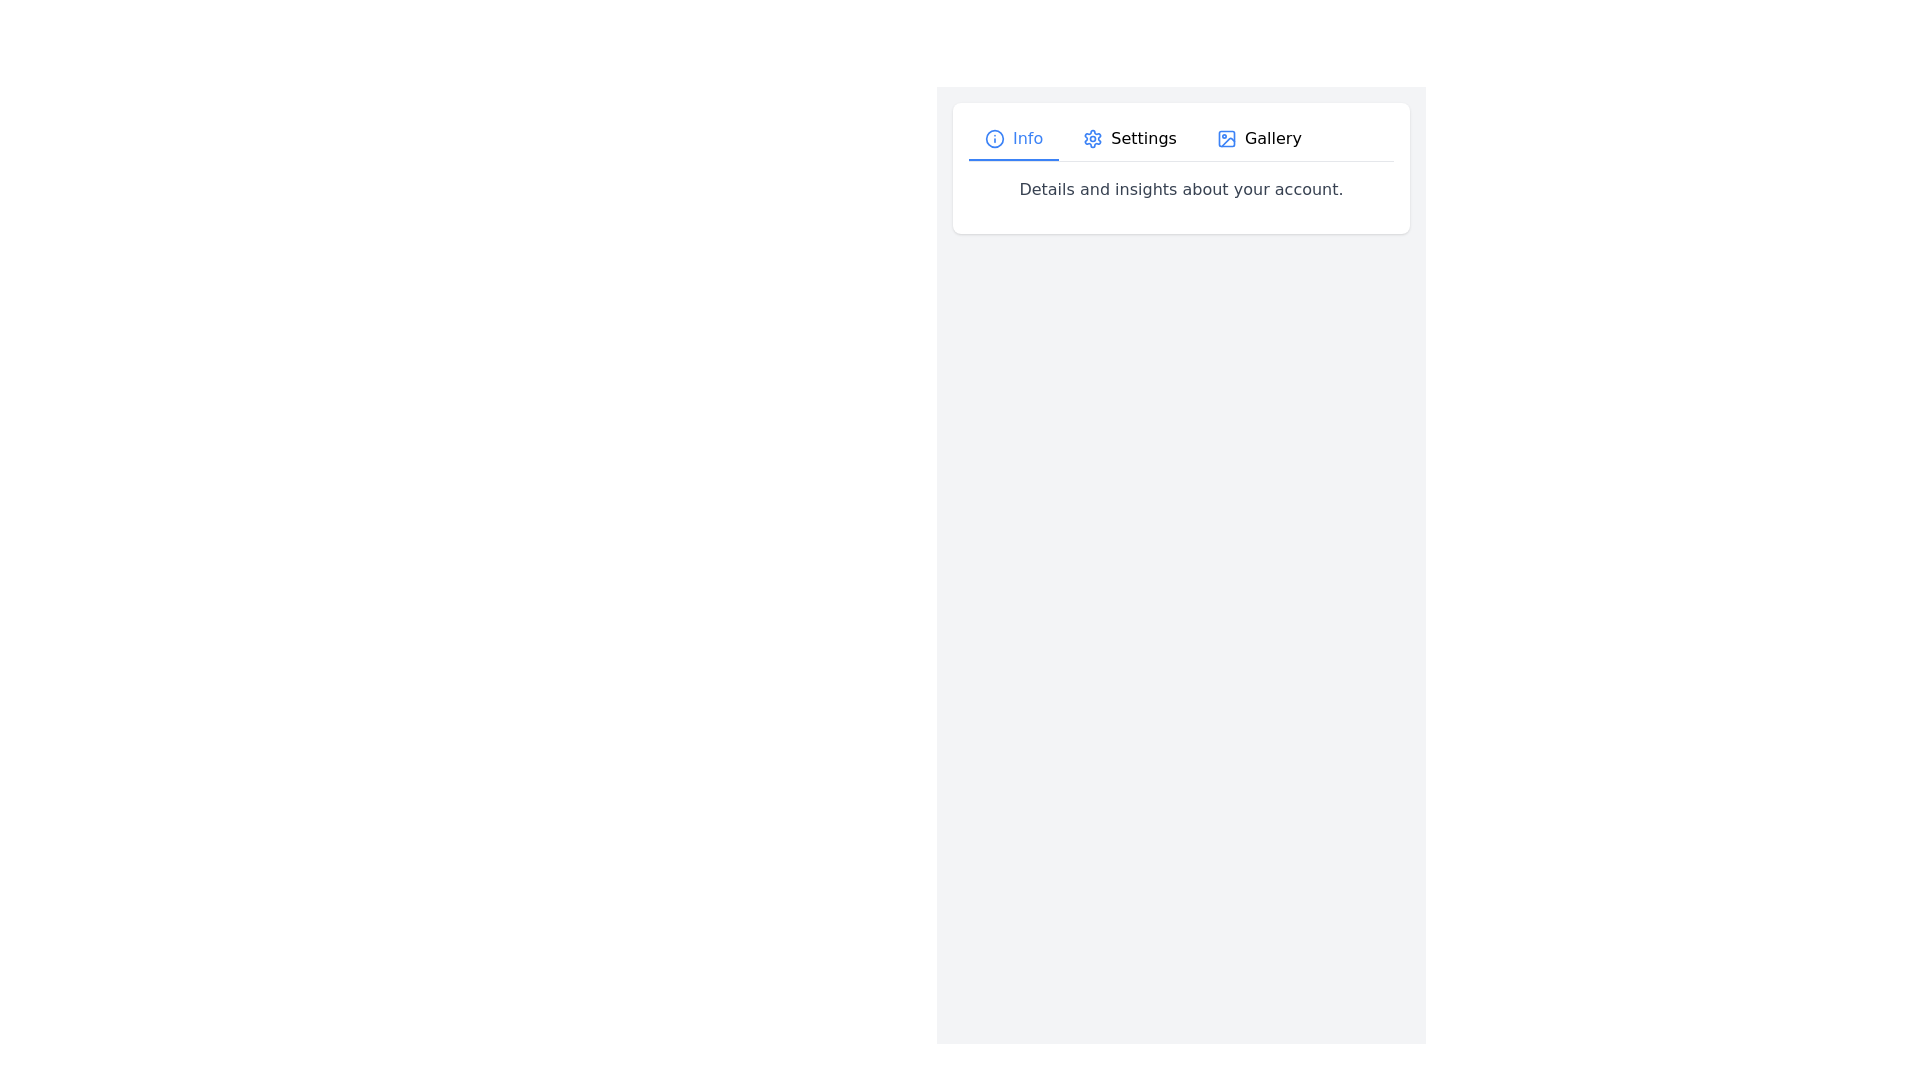 The height and width of the screenshot is (1080, 1920). Describe the element at coordinates (994, 137) in the screenshot. I see `the information icon, which is a blue circular outline with a dot and vertical line, located to the left of the 'Info' tab in the navigation bar` at that location.